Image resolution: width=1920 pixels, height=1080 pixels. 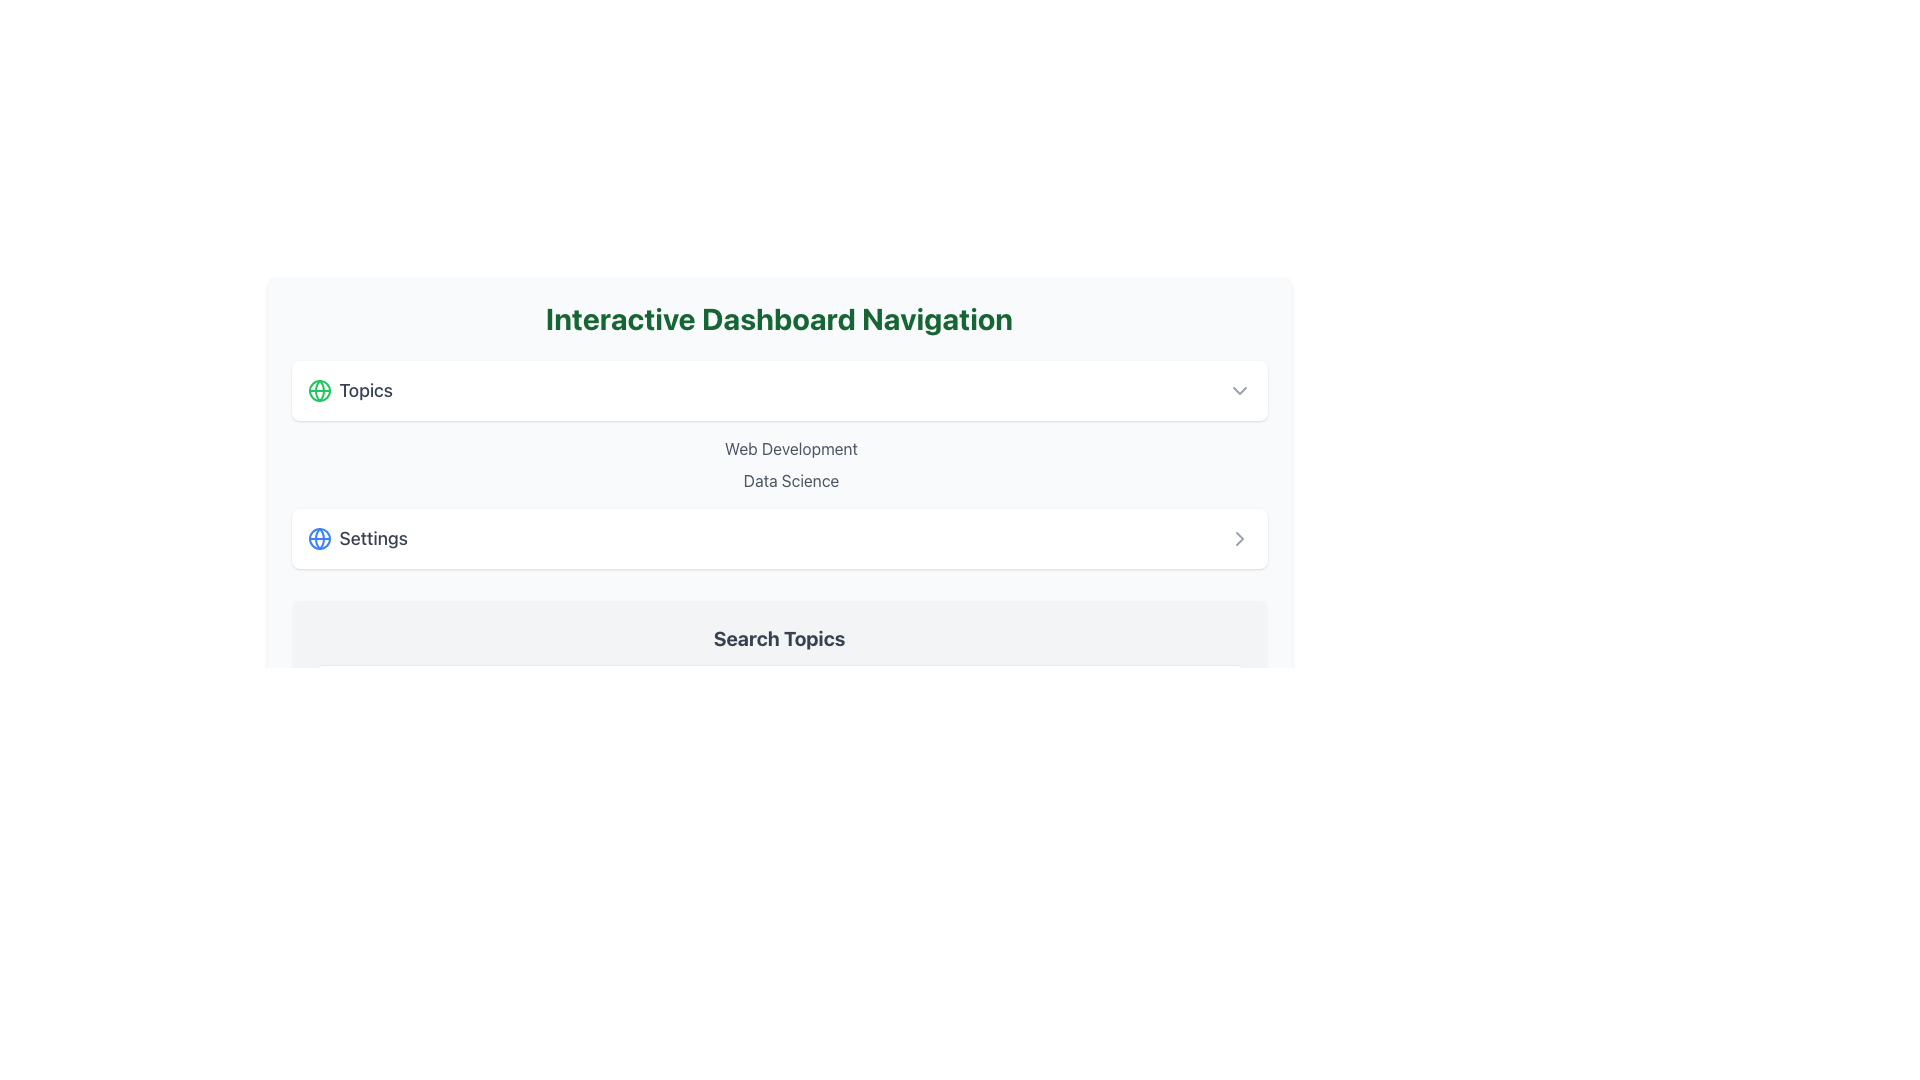 What do you see at coordinates (318, 390) in the screenshot?
I see `the icon associated with the 'Topics' section` at bounding box center [318, 390].